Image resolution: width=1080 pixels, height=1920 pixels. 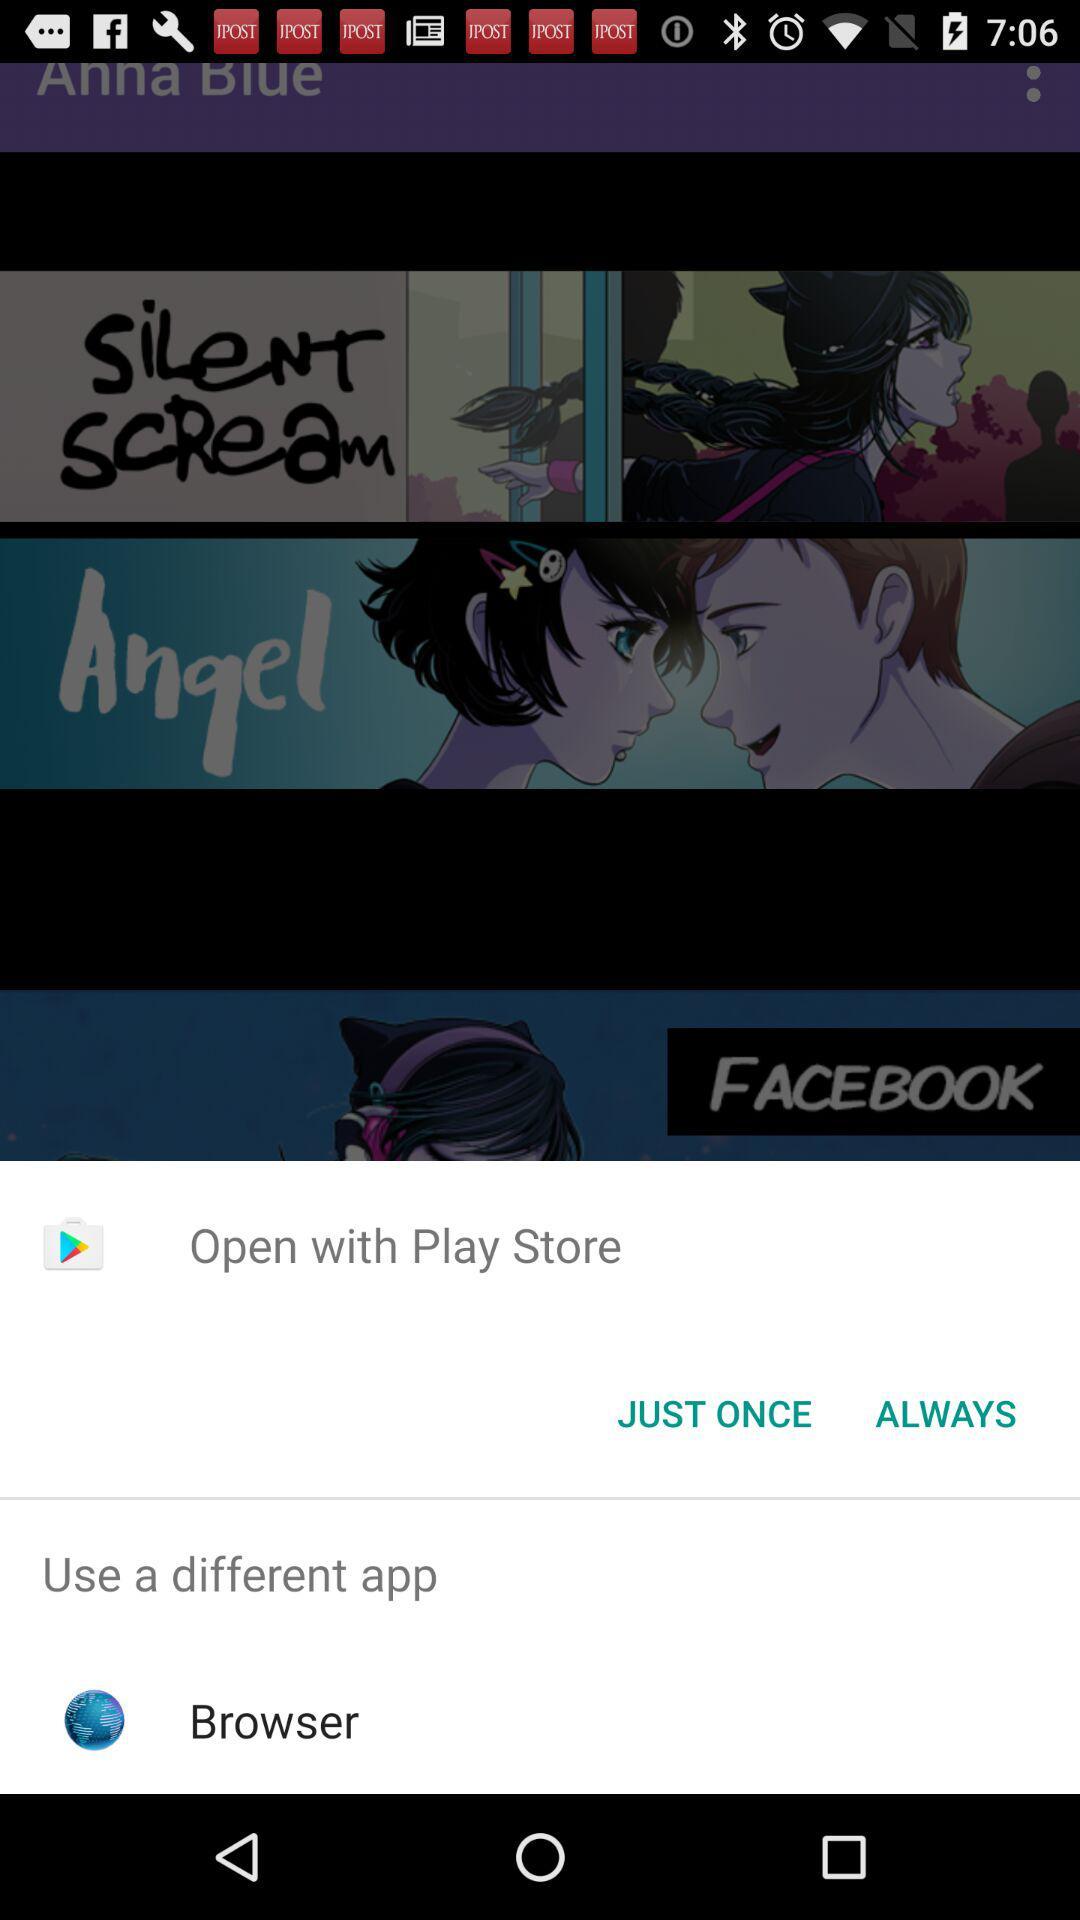 What do you see at coordinates (540, 1572) in the screenshot?
I see `the use a different item` at bounding box center [540, 1572].